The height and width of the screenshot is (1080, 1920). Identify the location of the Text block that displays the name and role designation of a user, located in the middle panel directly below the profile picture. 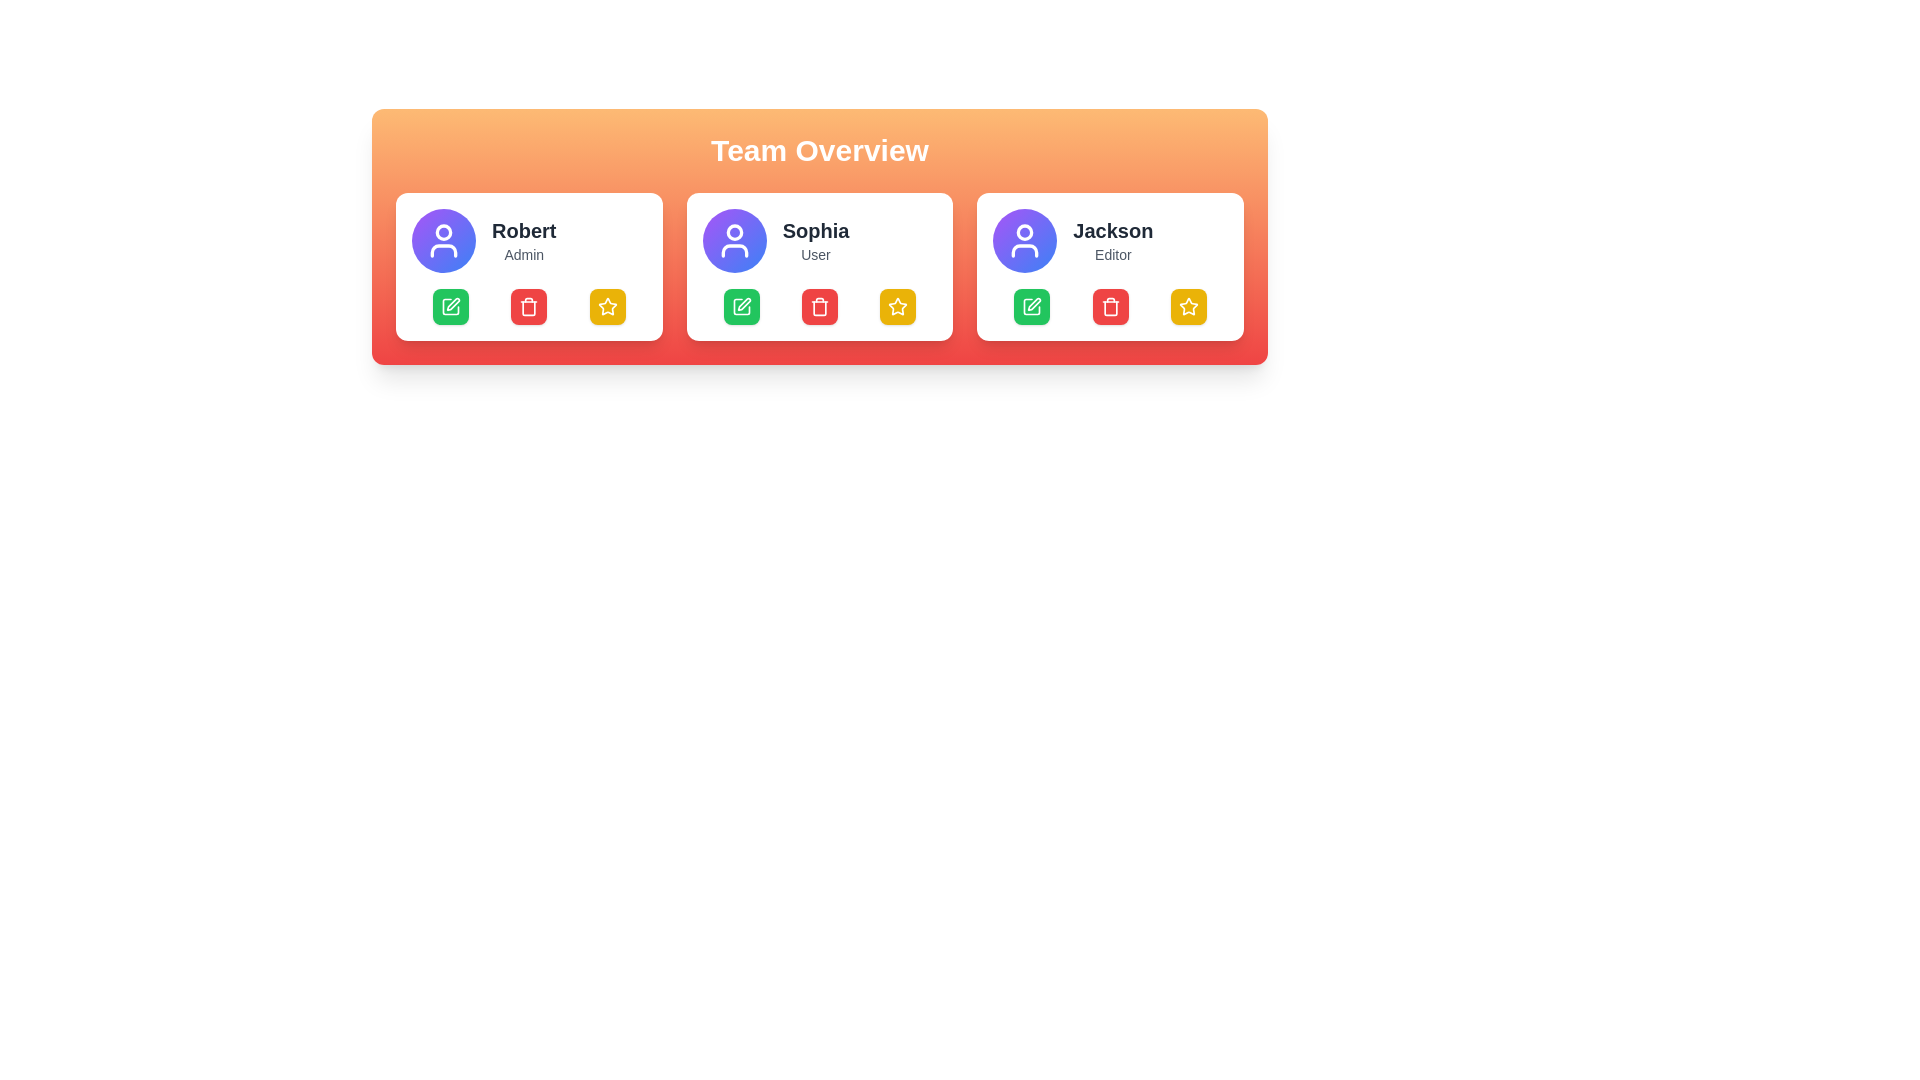
(816, 239).